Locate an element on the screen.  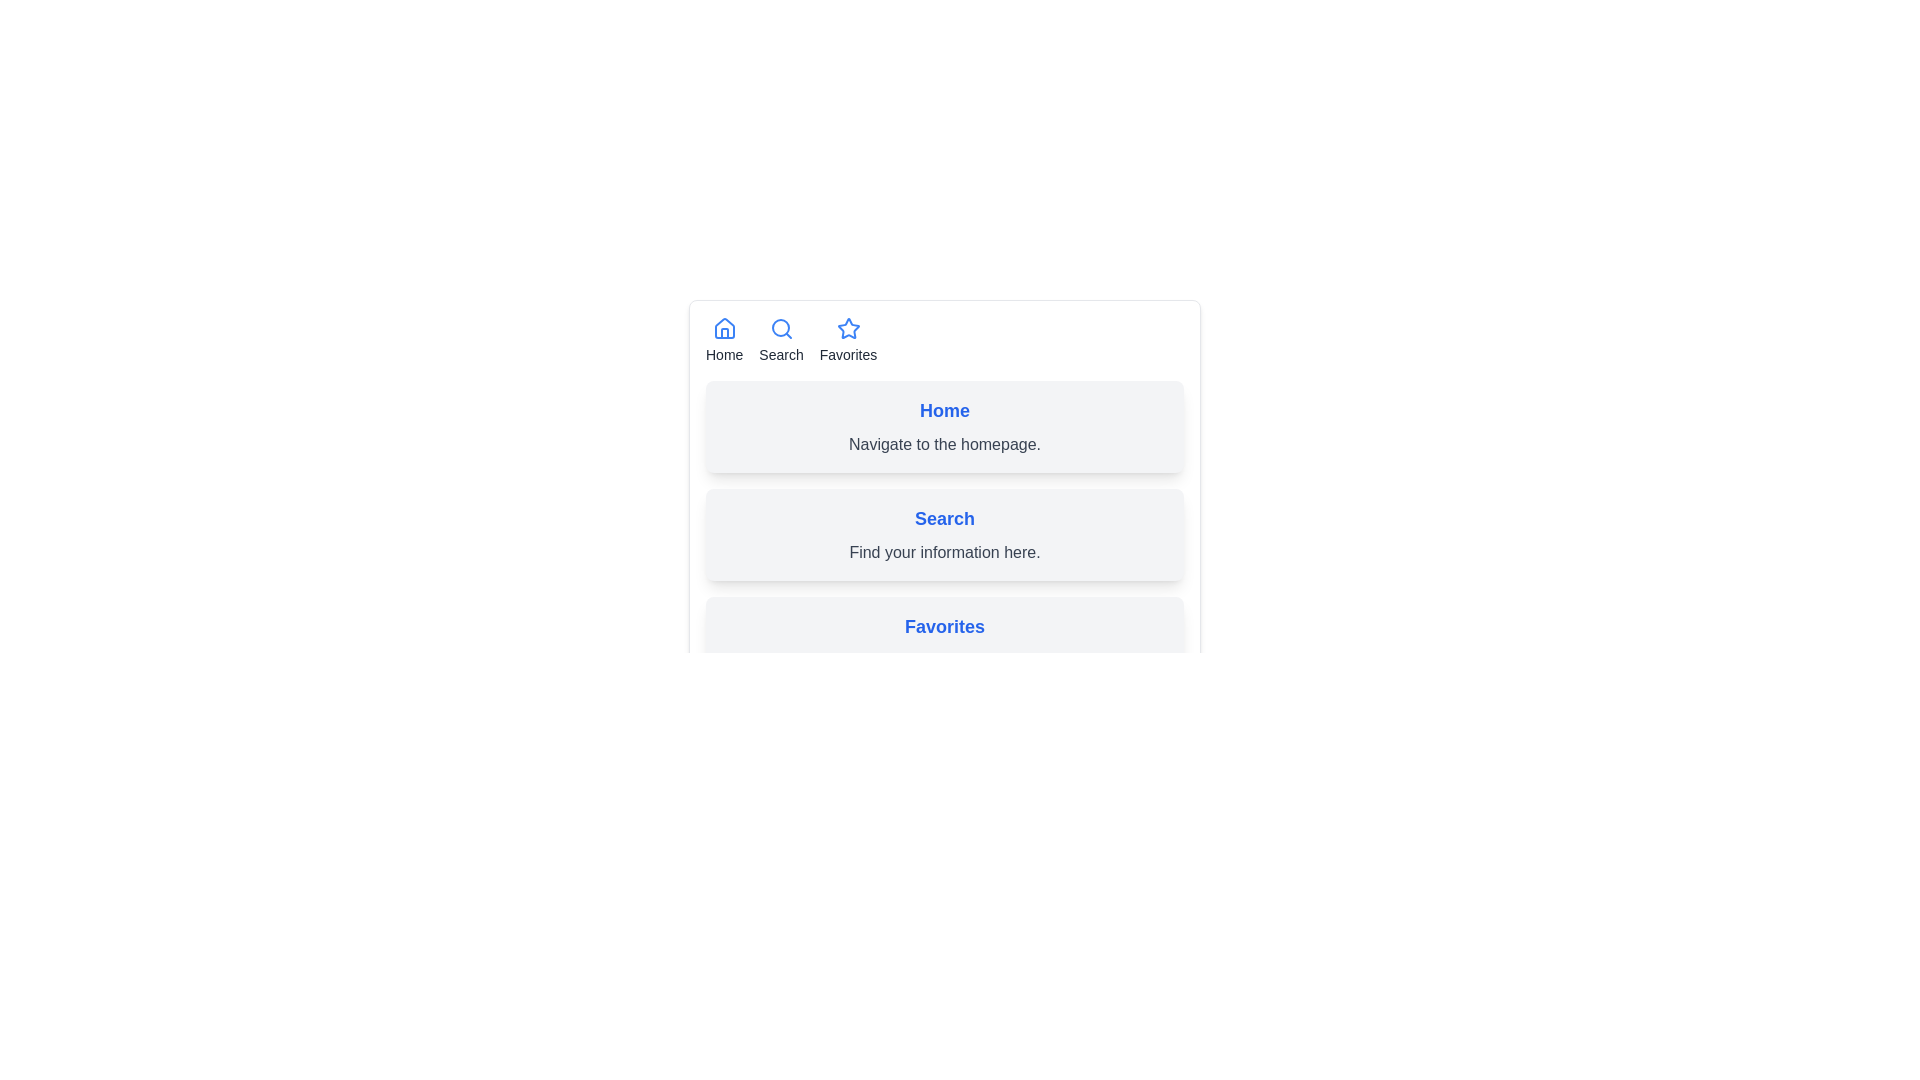
the descriptive text that says 'Navigate to the homepage.' styled in gray and positioned below the 'Home' heading in the card labeled 'Home' is located at coordinates (944, 443).